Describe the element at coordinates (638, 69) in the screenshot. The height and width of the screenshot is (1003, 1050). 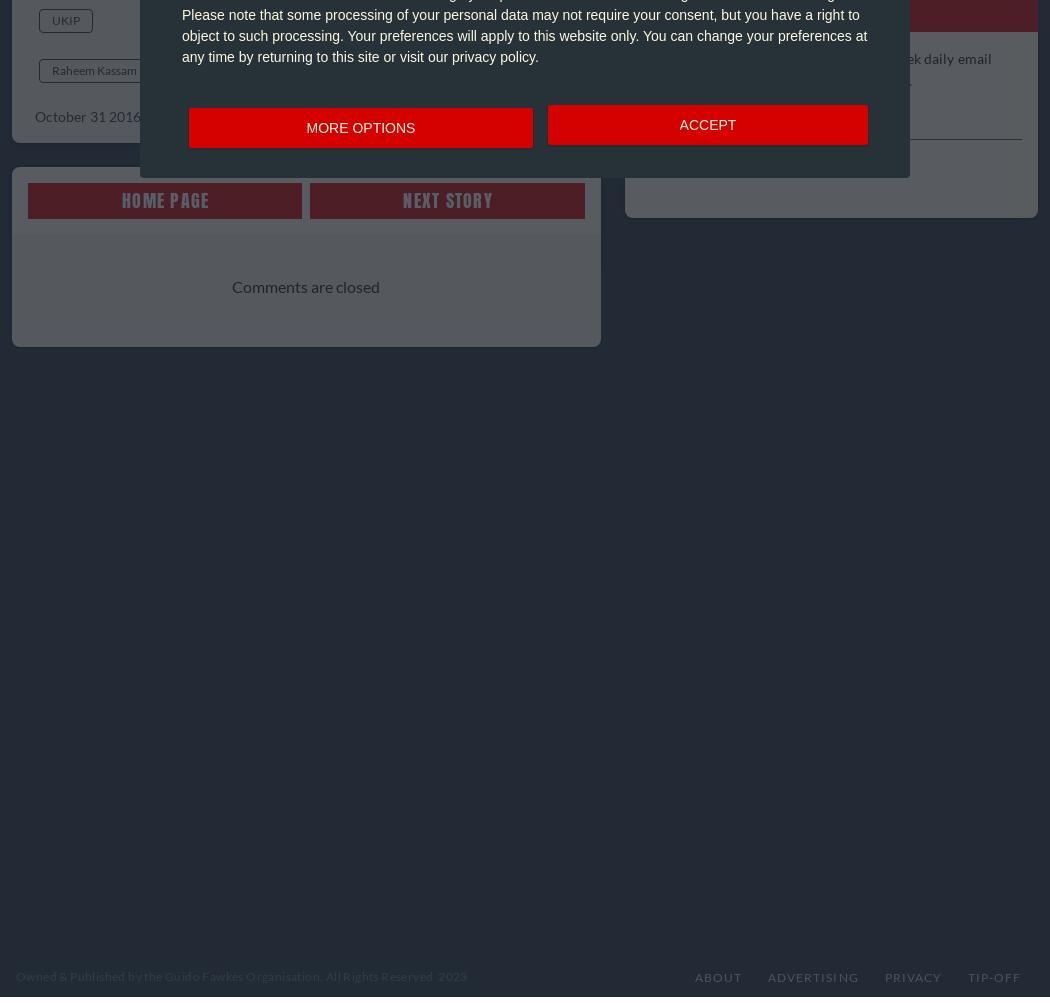
I see `'Subscribe to the most succinct 7 days a week daily email read by thousands of Westminster insiders.'` at that location.